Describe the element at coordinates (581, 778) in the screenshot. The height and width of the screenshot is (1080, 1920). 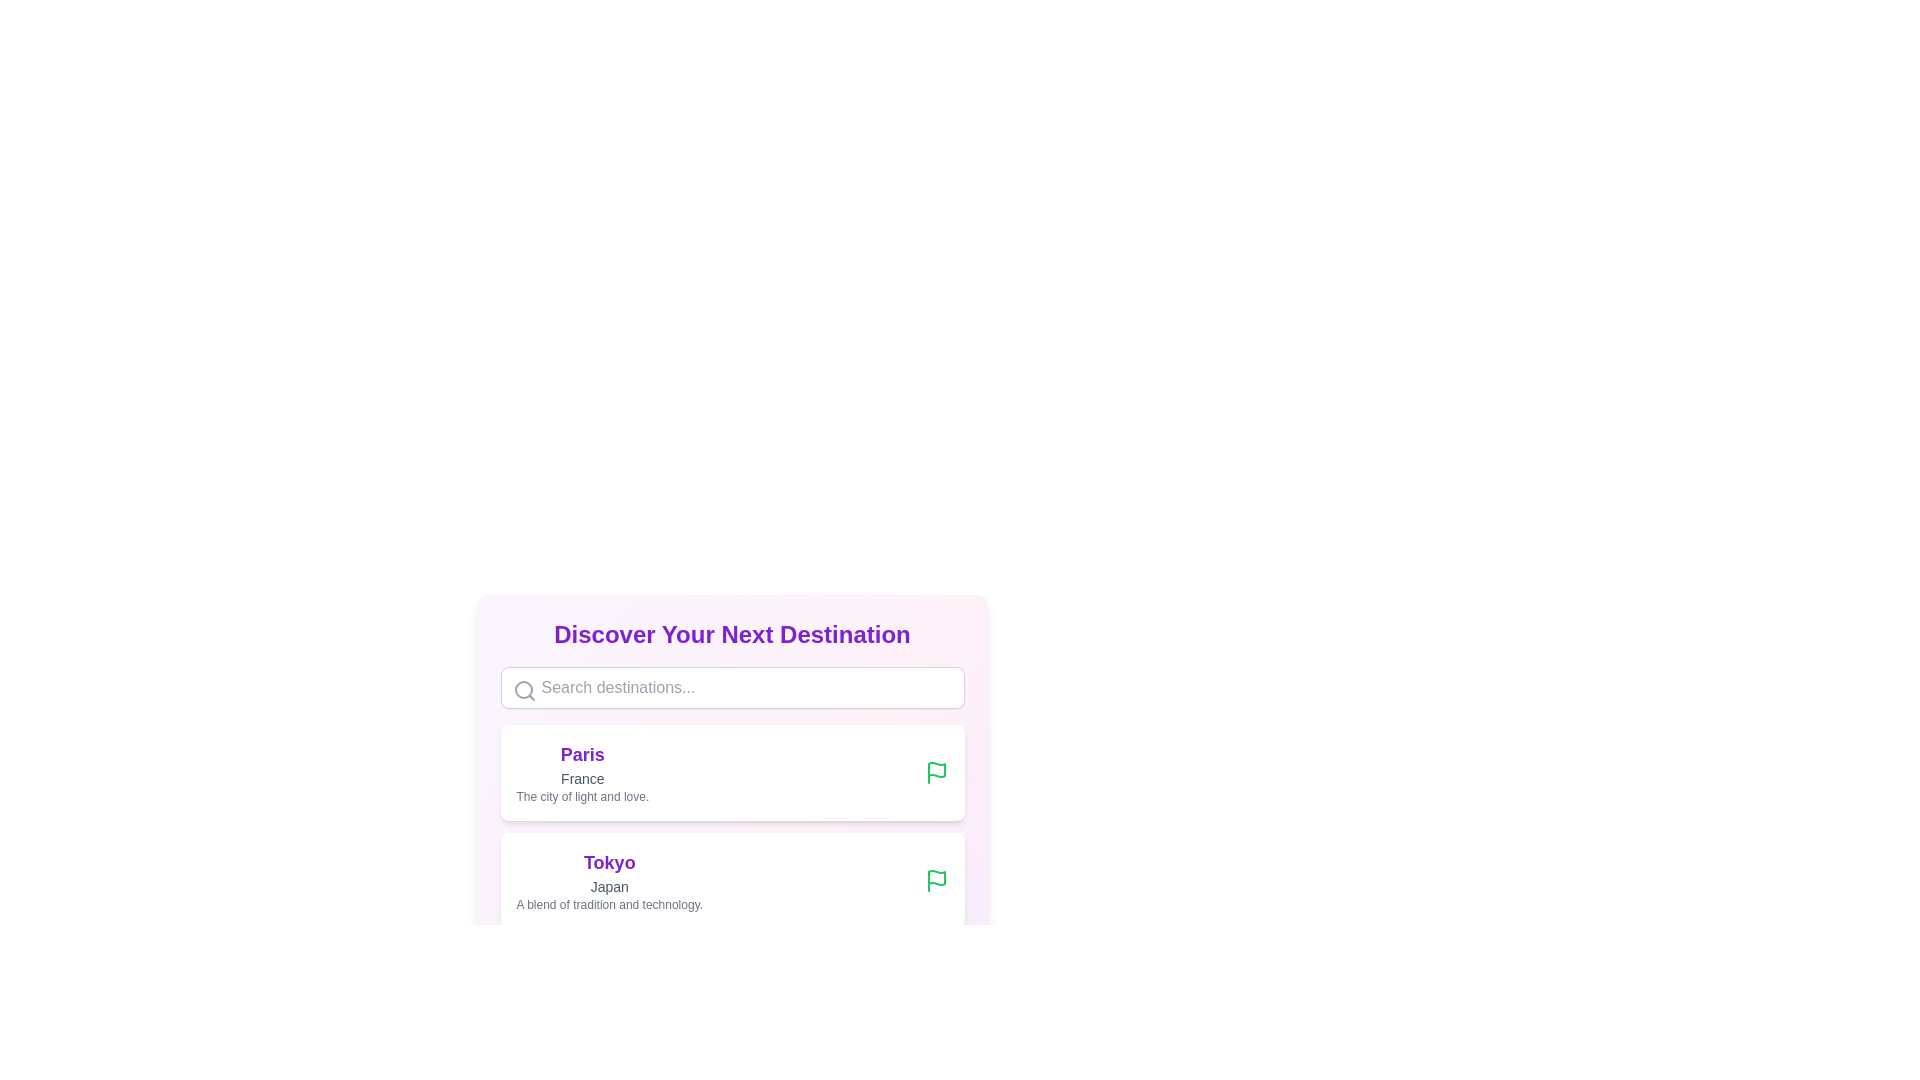
I see `the text label displaying 'France' which is located below 'Paris' and above 'The city of light and love.' in a card-like layout` at that location.